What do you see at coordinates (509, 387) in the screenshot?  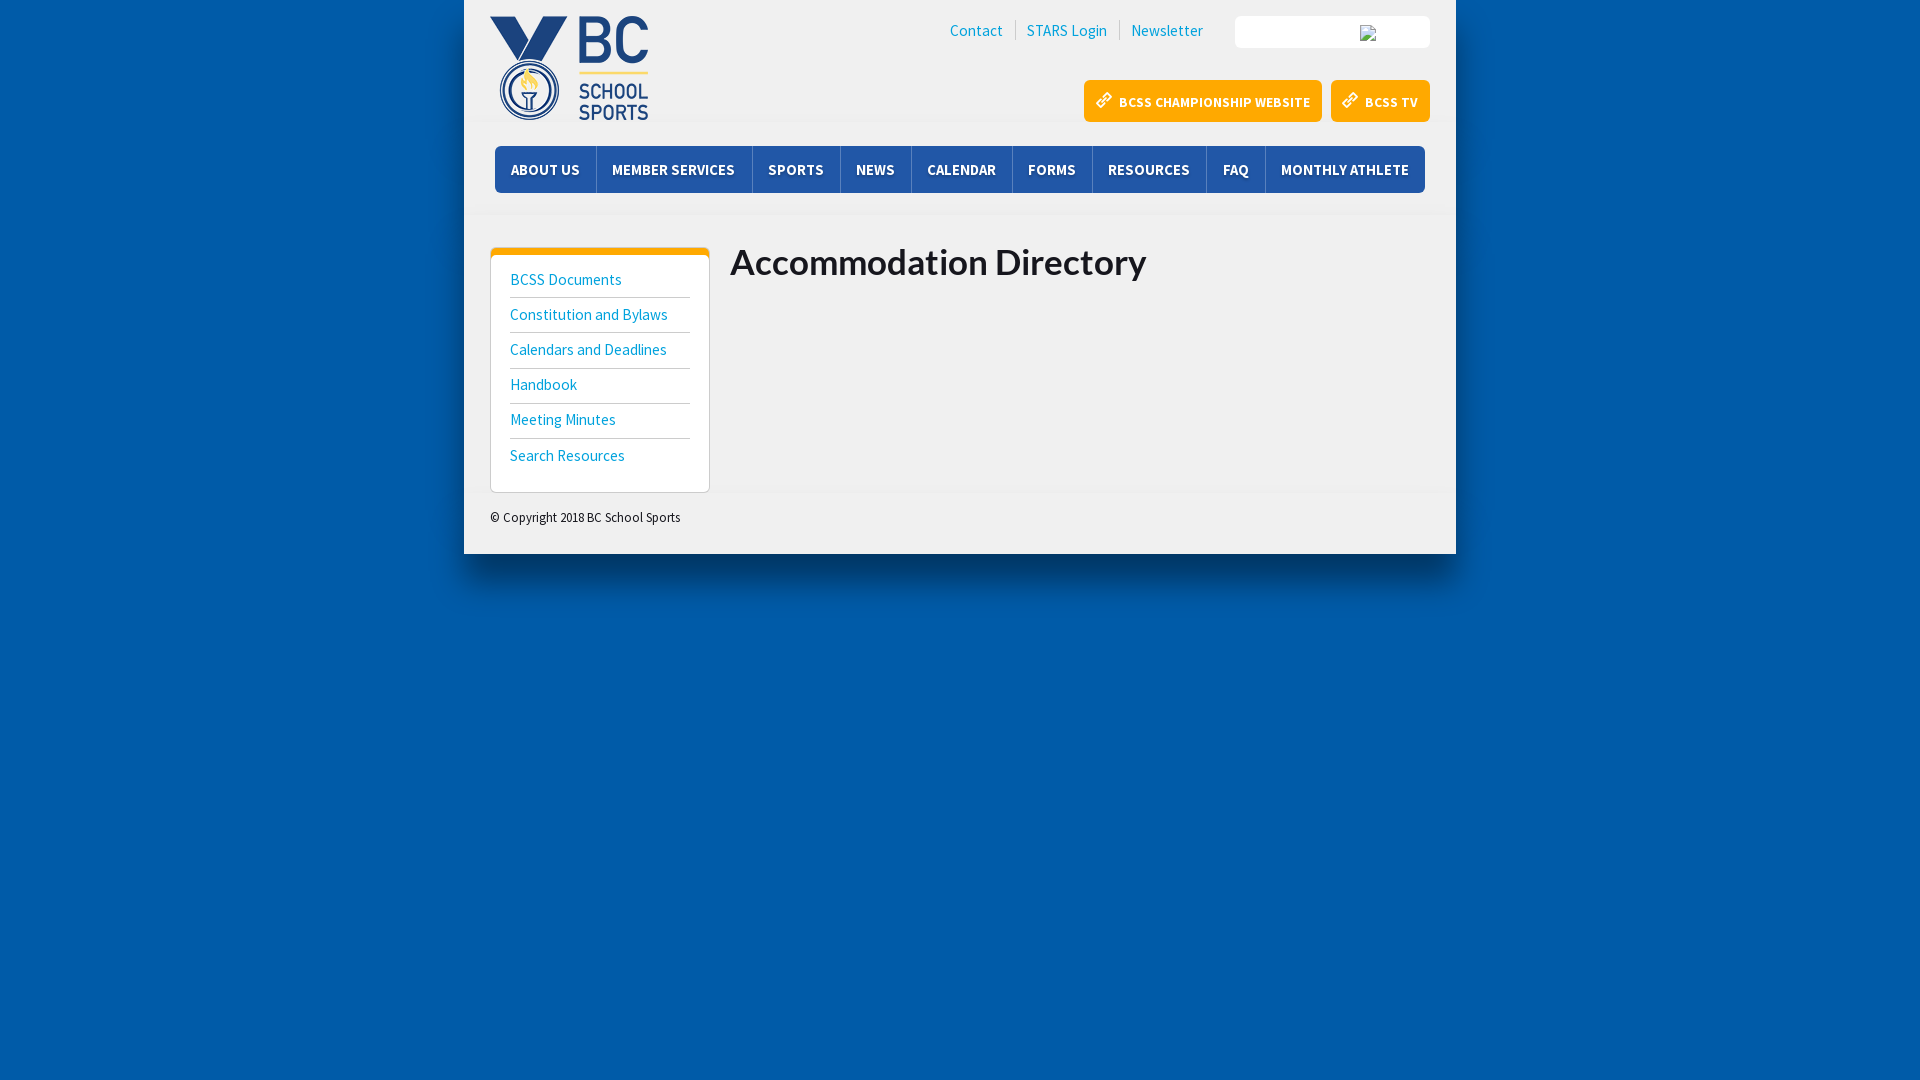 I see `'Handbook'` at bounding box center [509, 387].